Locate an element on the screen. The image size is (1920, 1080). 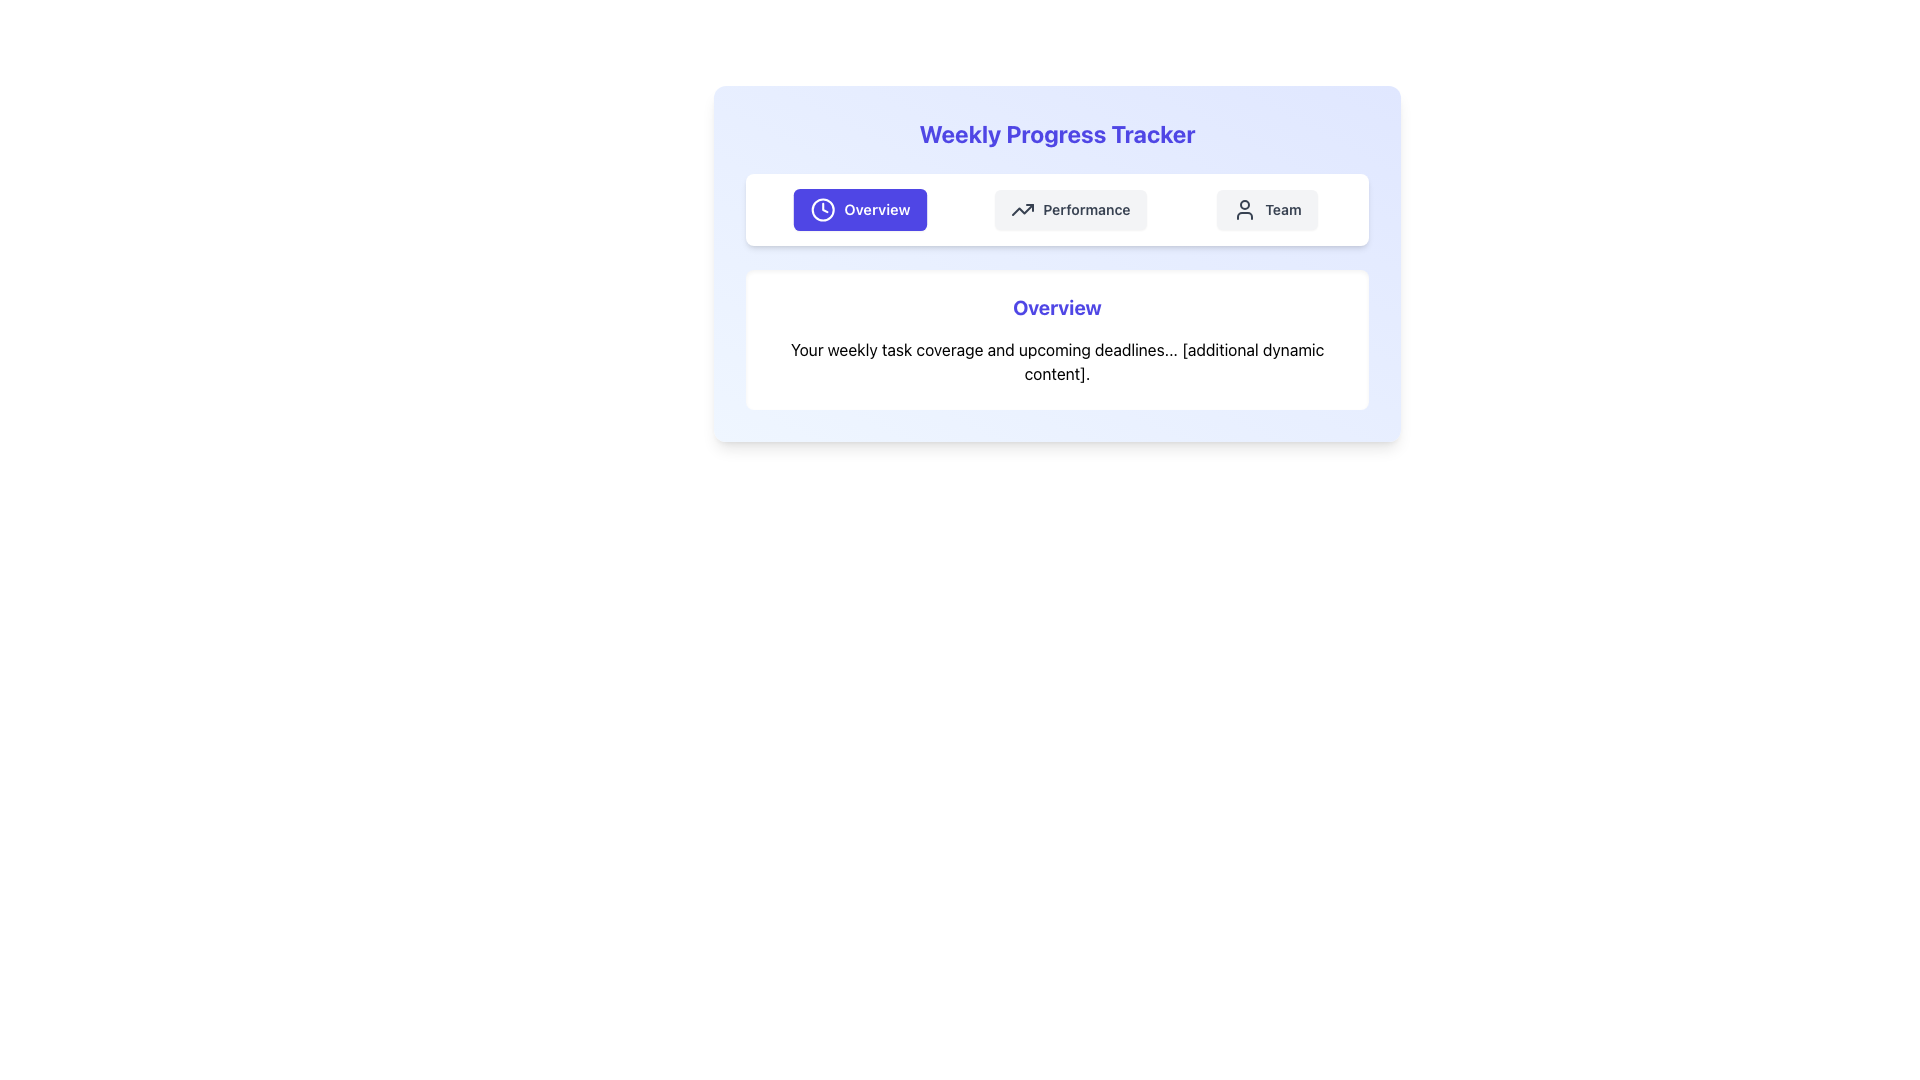
header text displayed at the center of the header element located above the descriptive text block is located at coordinates (1056, 308).